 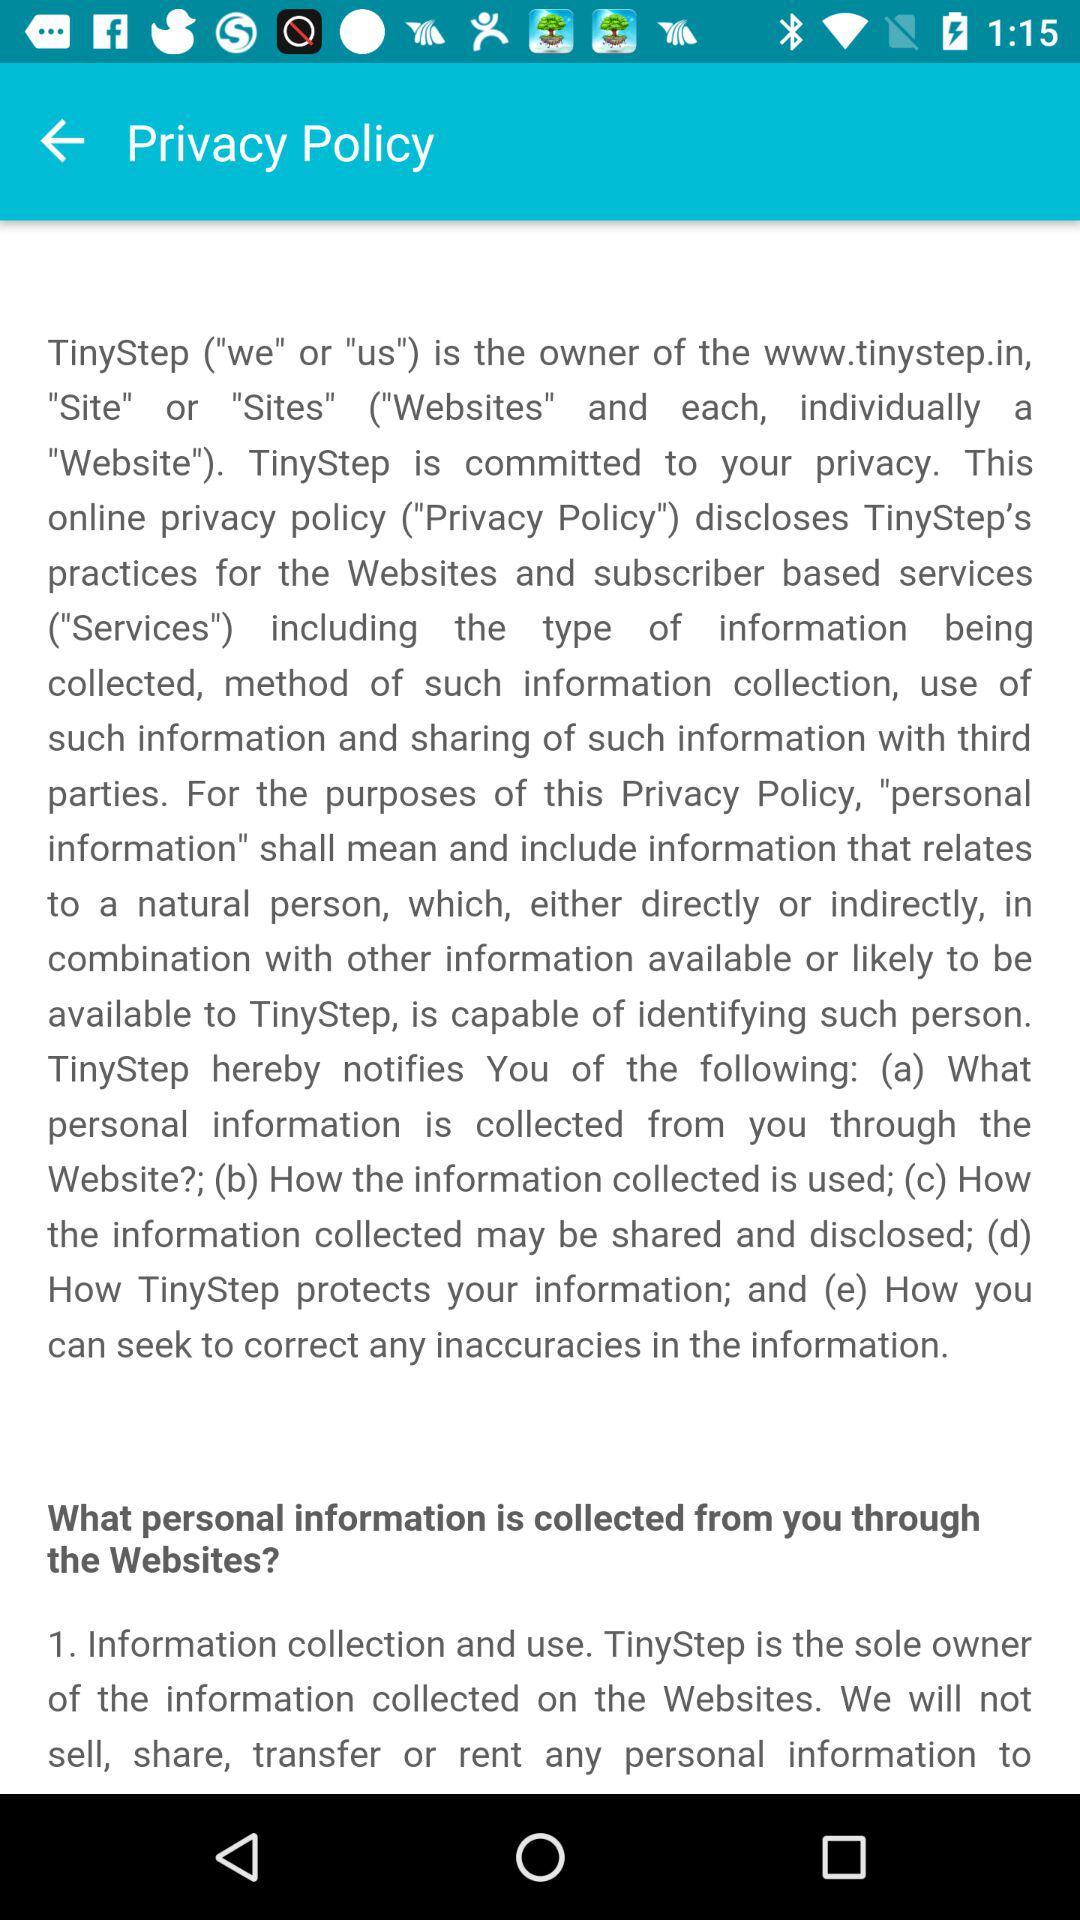 What do you see at coordinates (61, 140) in the screenshot?
I see `backword the option` at bounding box center [61, 140].